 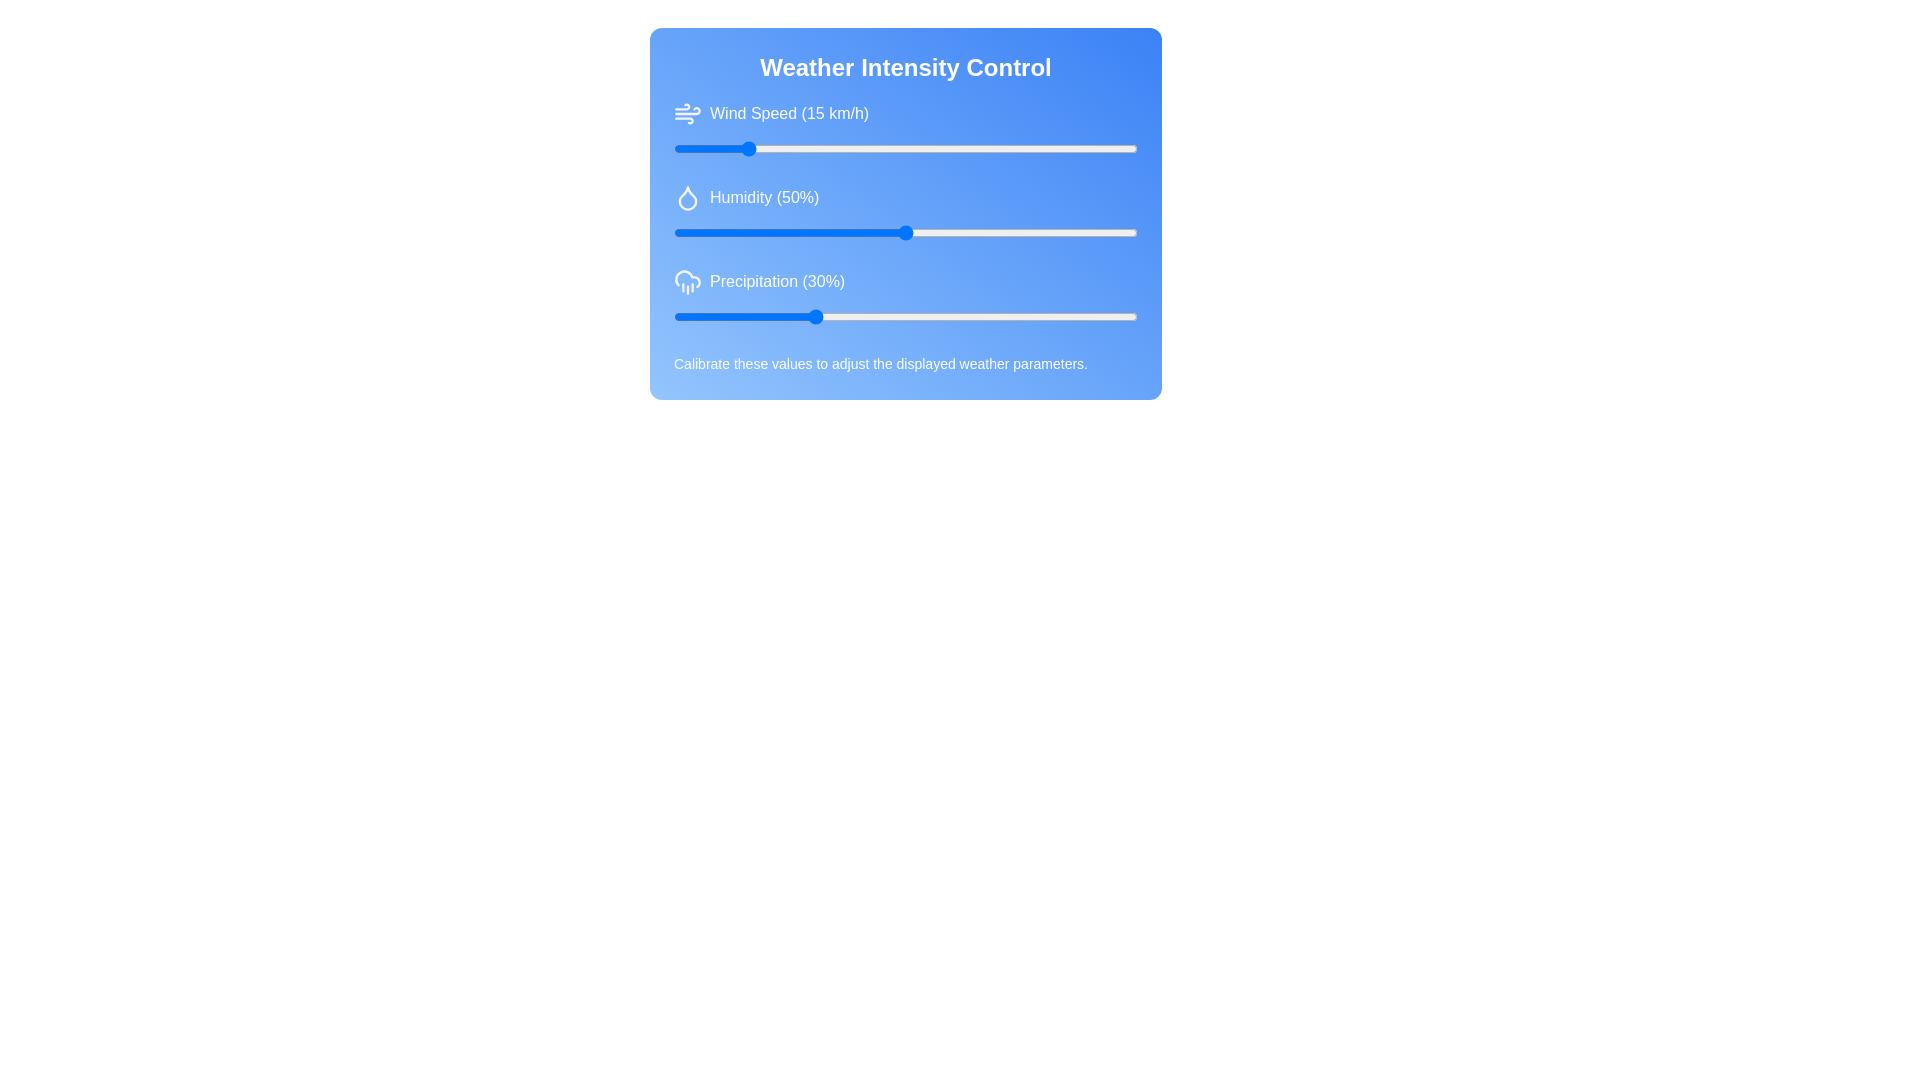 I want to click on the slider of the 'Precipitation (30%)' control, which features a rain cloud icon and is positioned beneath the 'Humidity (50%)' control in a vertical list, so click(x=905, y=297).